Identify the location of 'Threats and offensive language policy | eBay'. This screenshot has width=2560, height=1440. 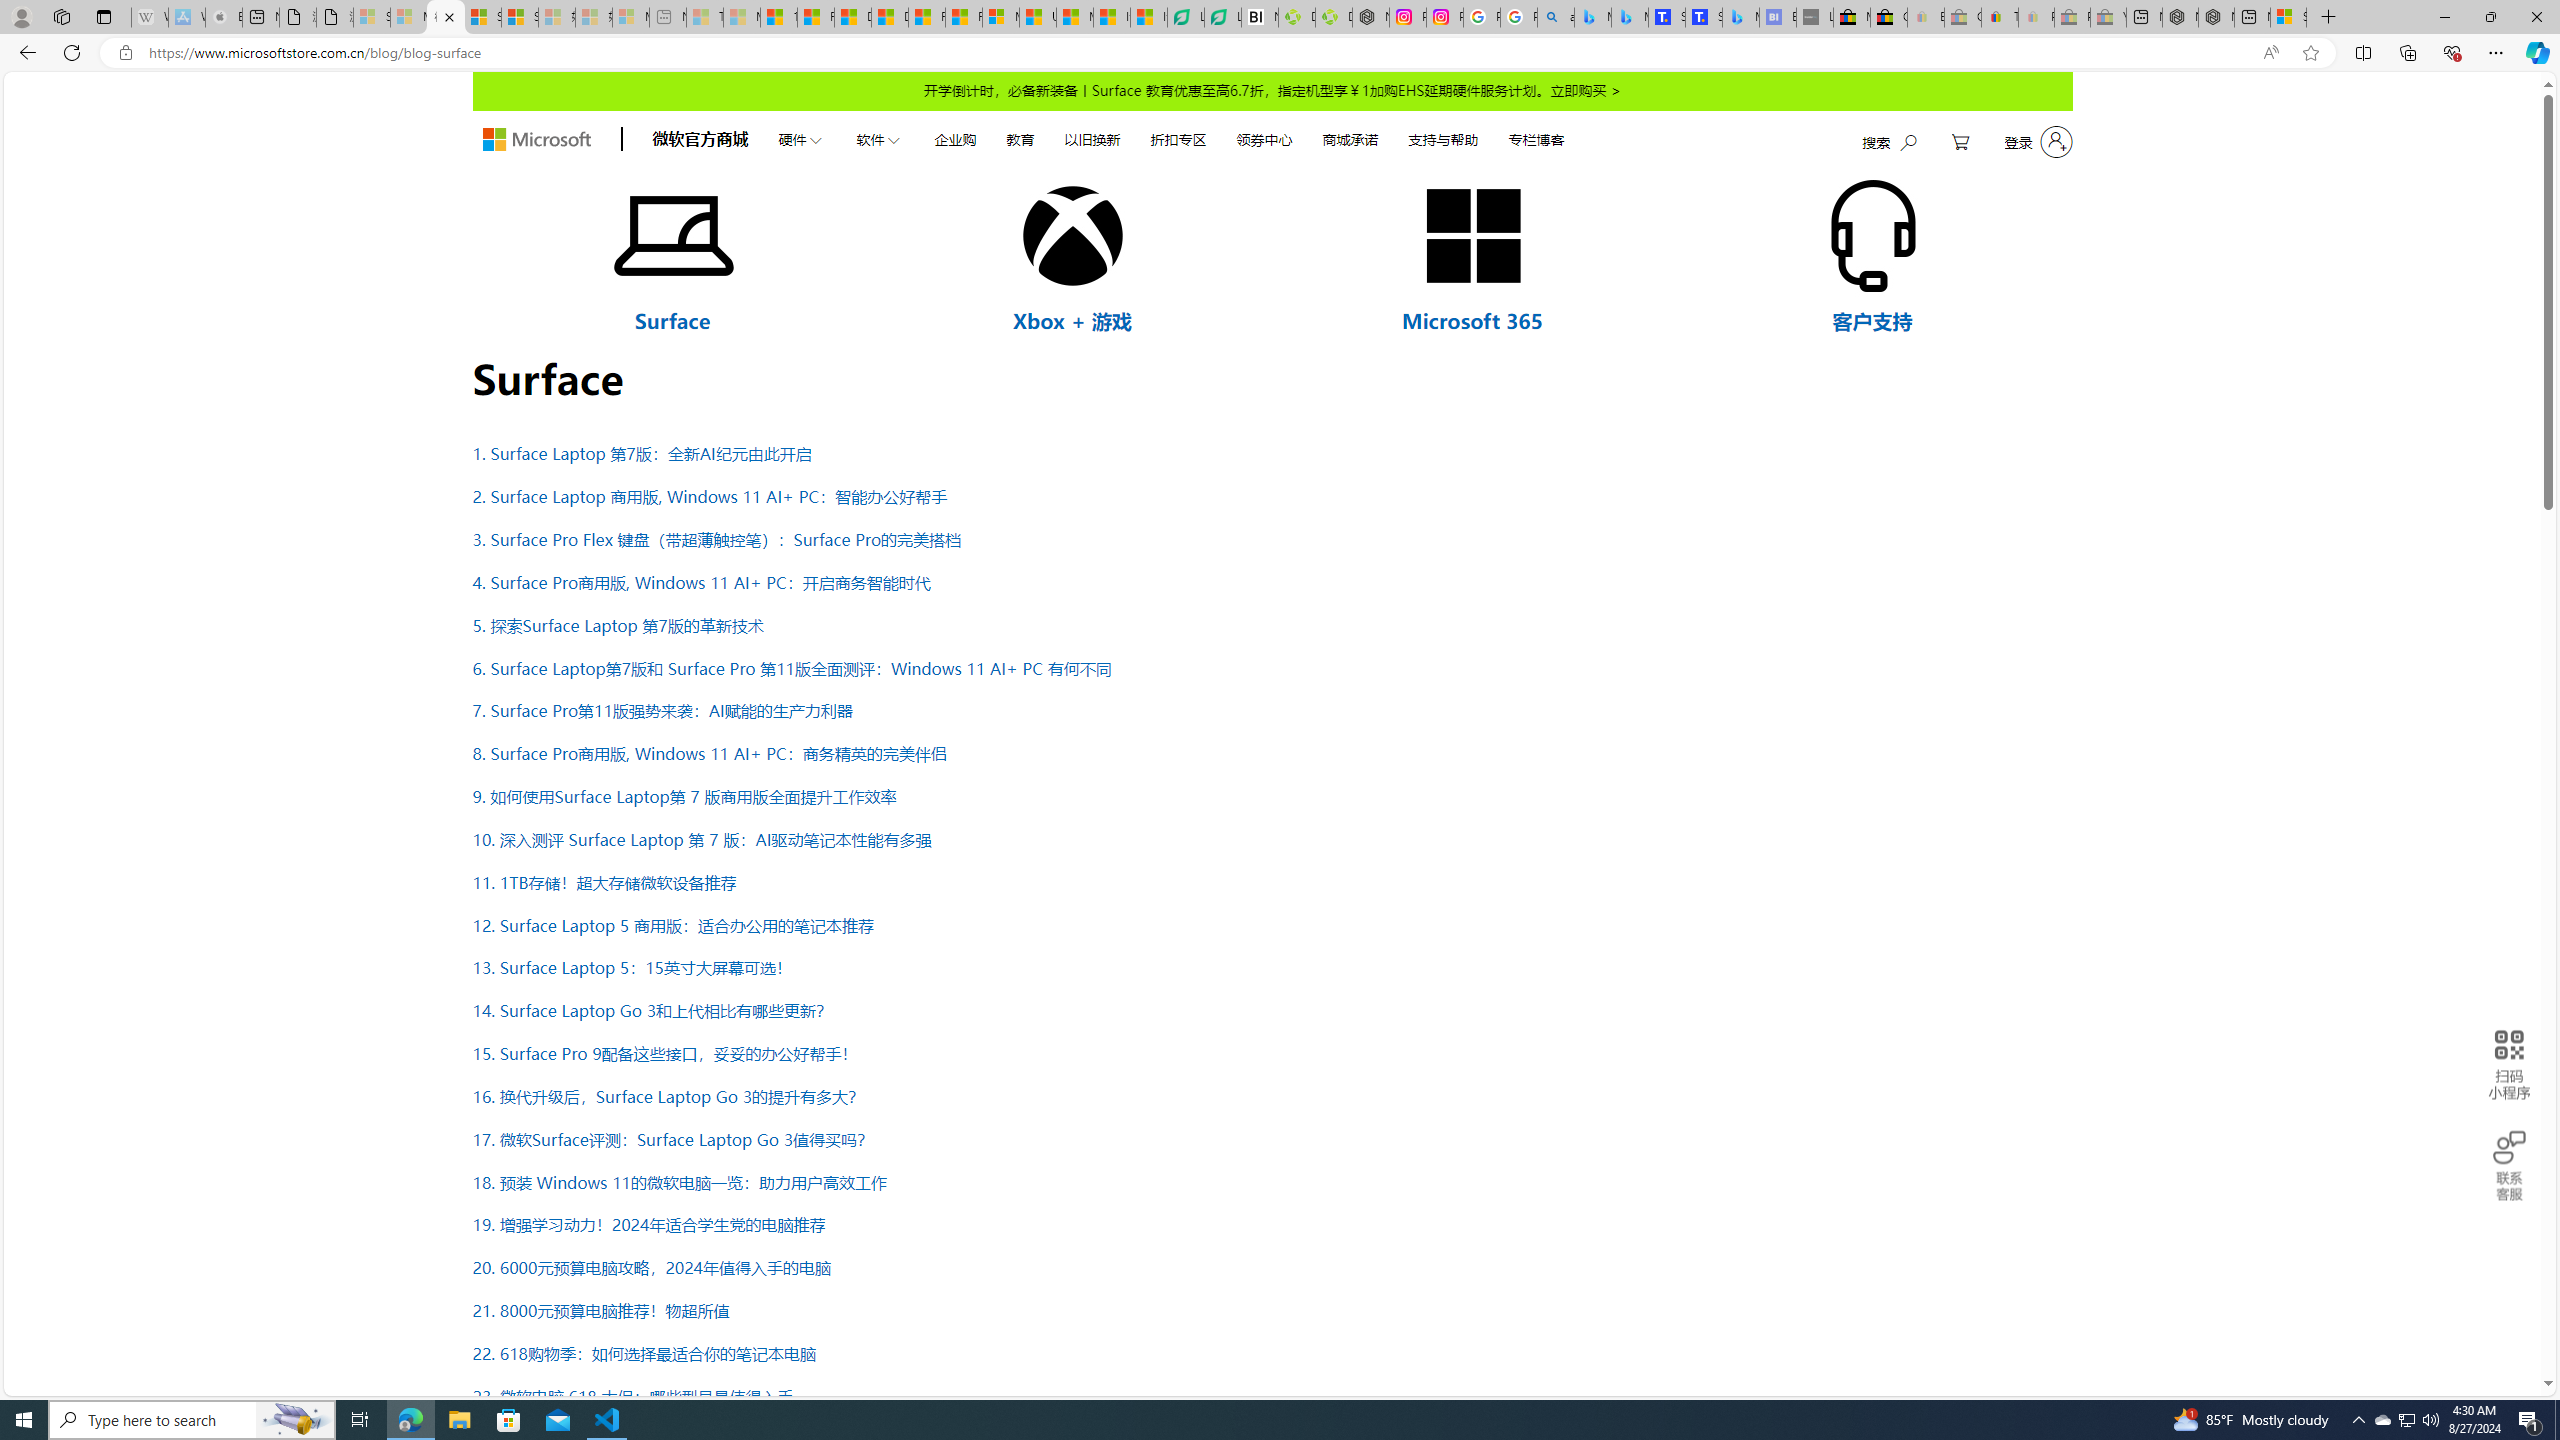
(2000, 16).